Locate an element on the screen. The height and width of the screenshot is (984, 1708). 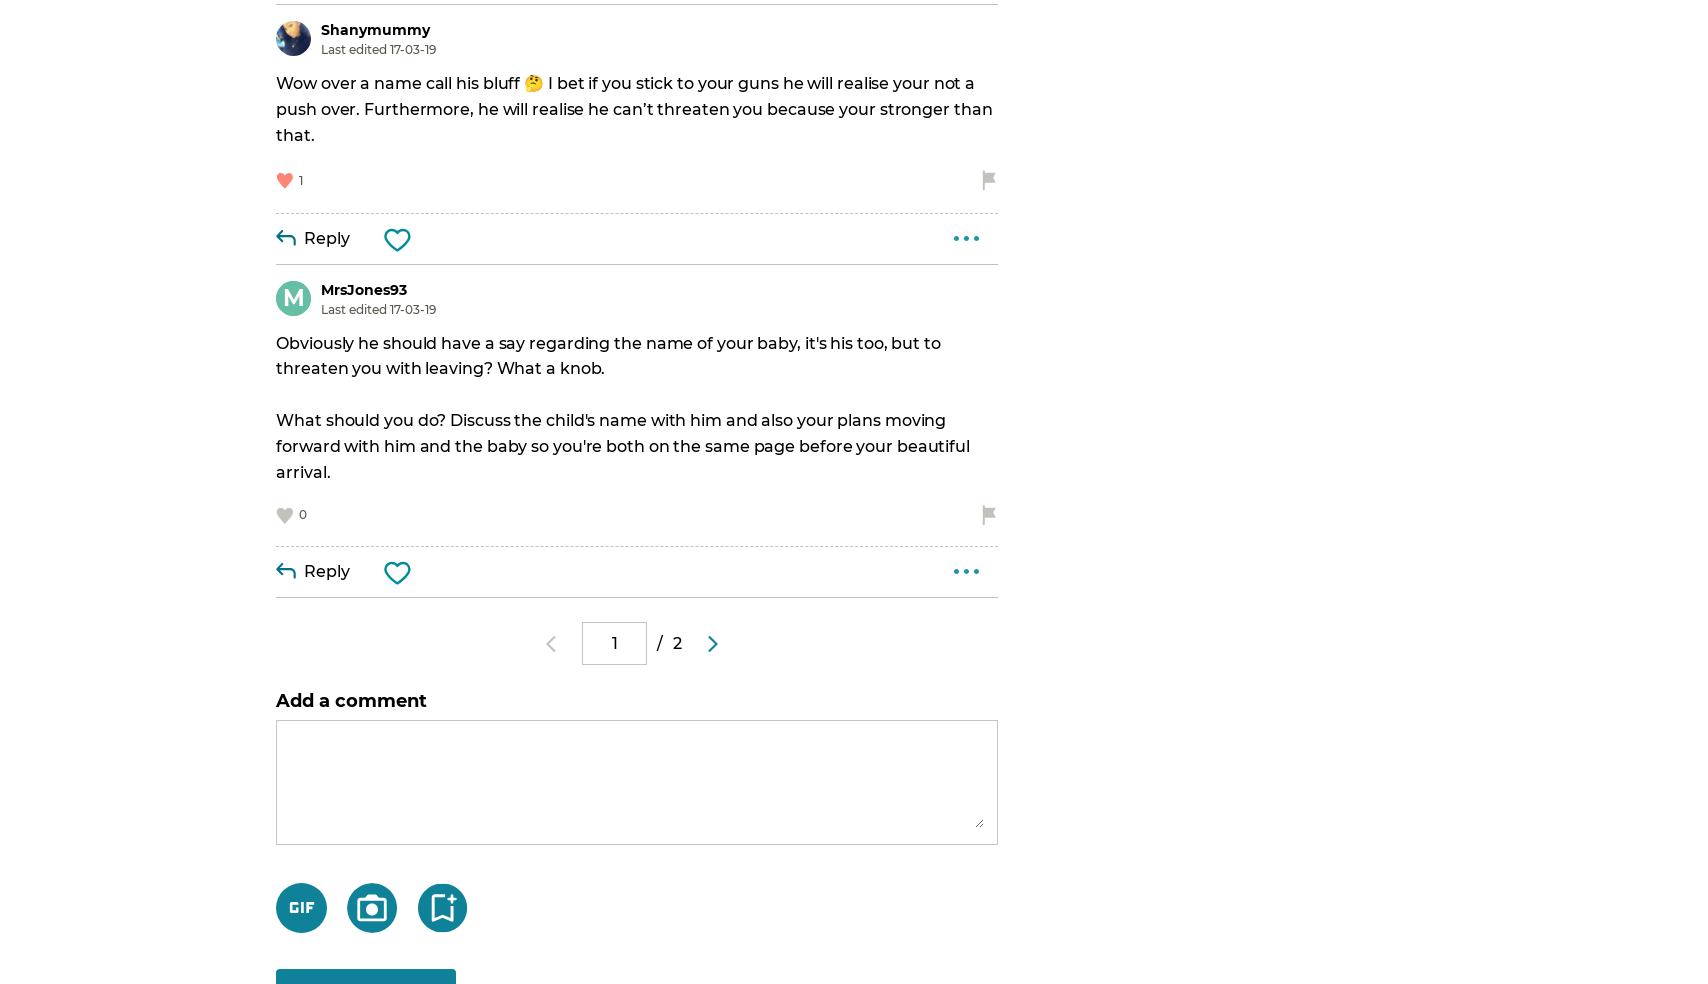
'm' is located at coordinates (292, 295).